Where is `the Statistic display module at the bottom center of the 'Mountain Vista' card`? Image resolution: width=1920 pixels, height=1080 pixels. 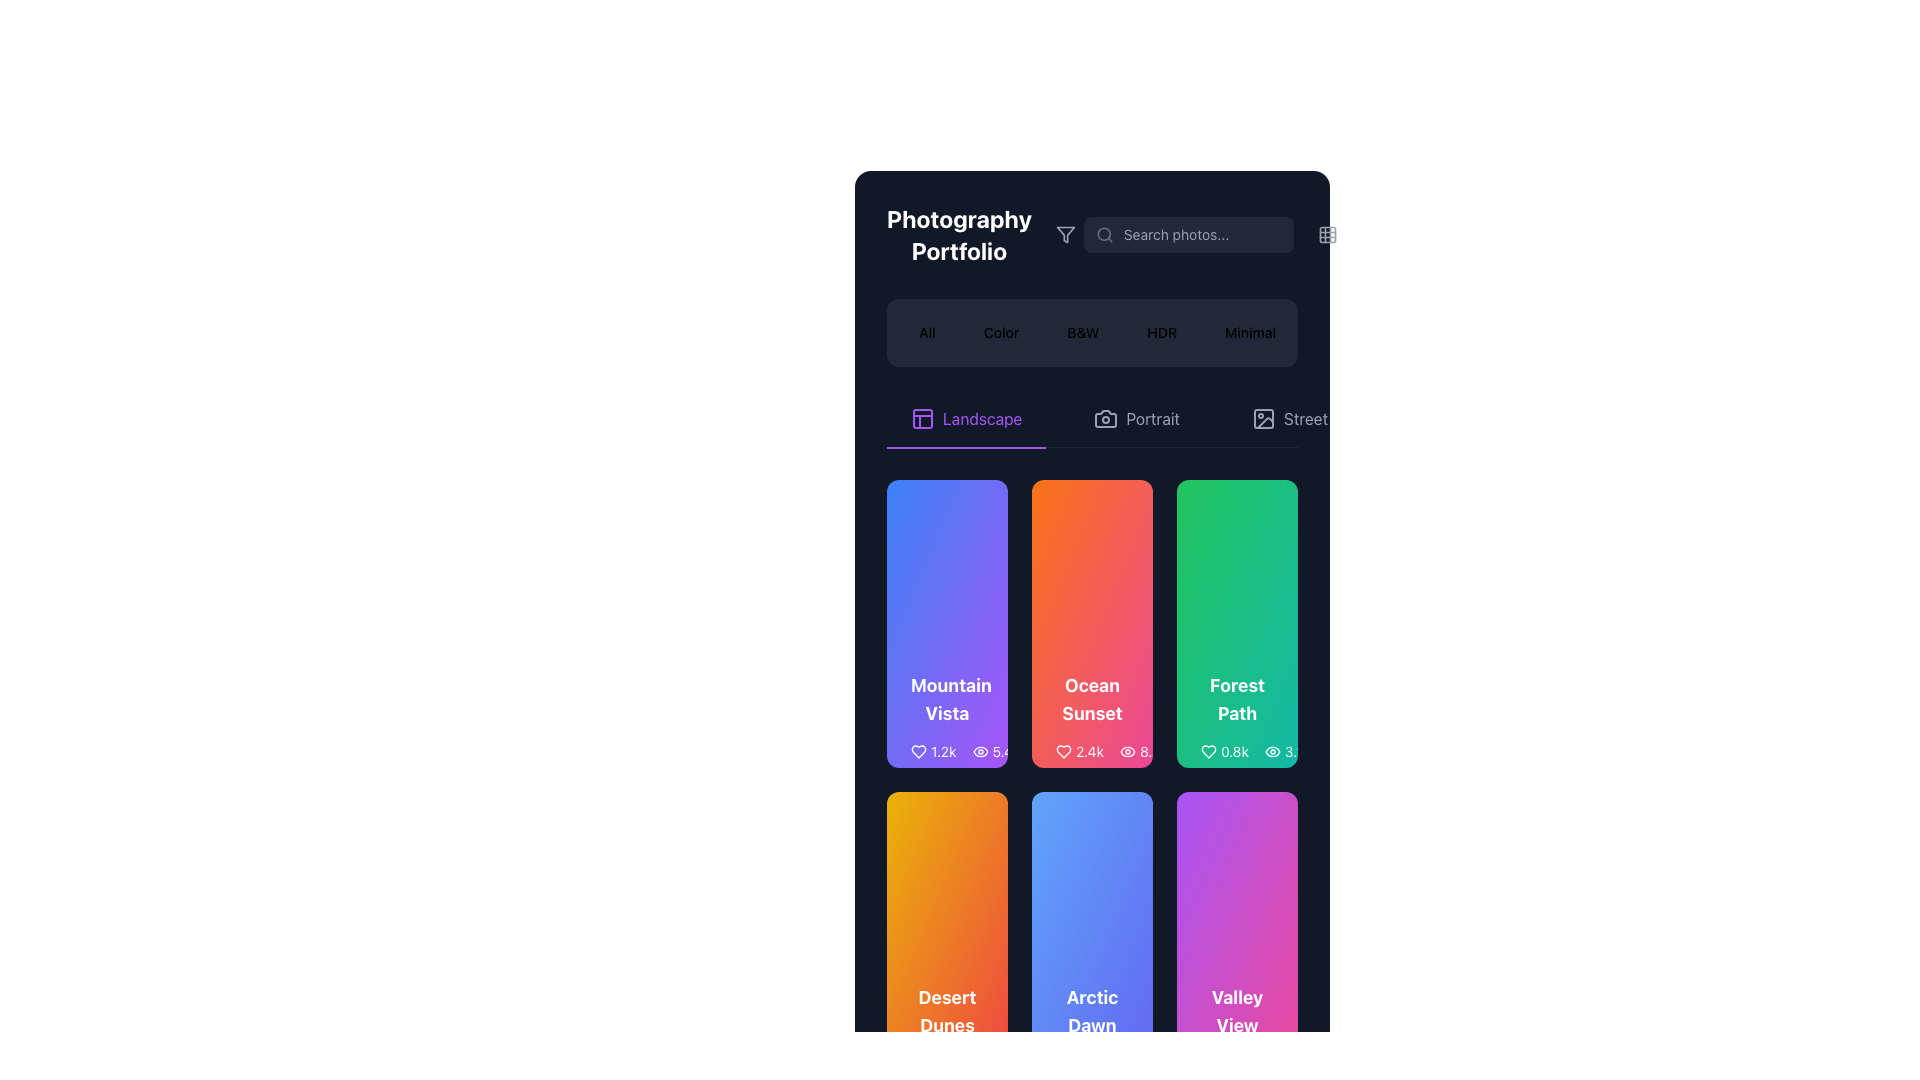 the Statistic display module at the bottom center of the 'Mountain Vista' card is located at coordinates (965, 752).